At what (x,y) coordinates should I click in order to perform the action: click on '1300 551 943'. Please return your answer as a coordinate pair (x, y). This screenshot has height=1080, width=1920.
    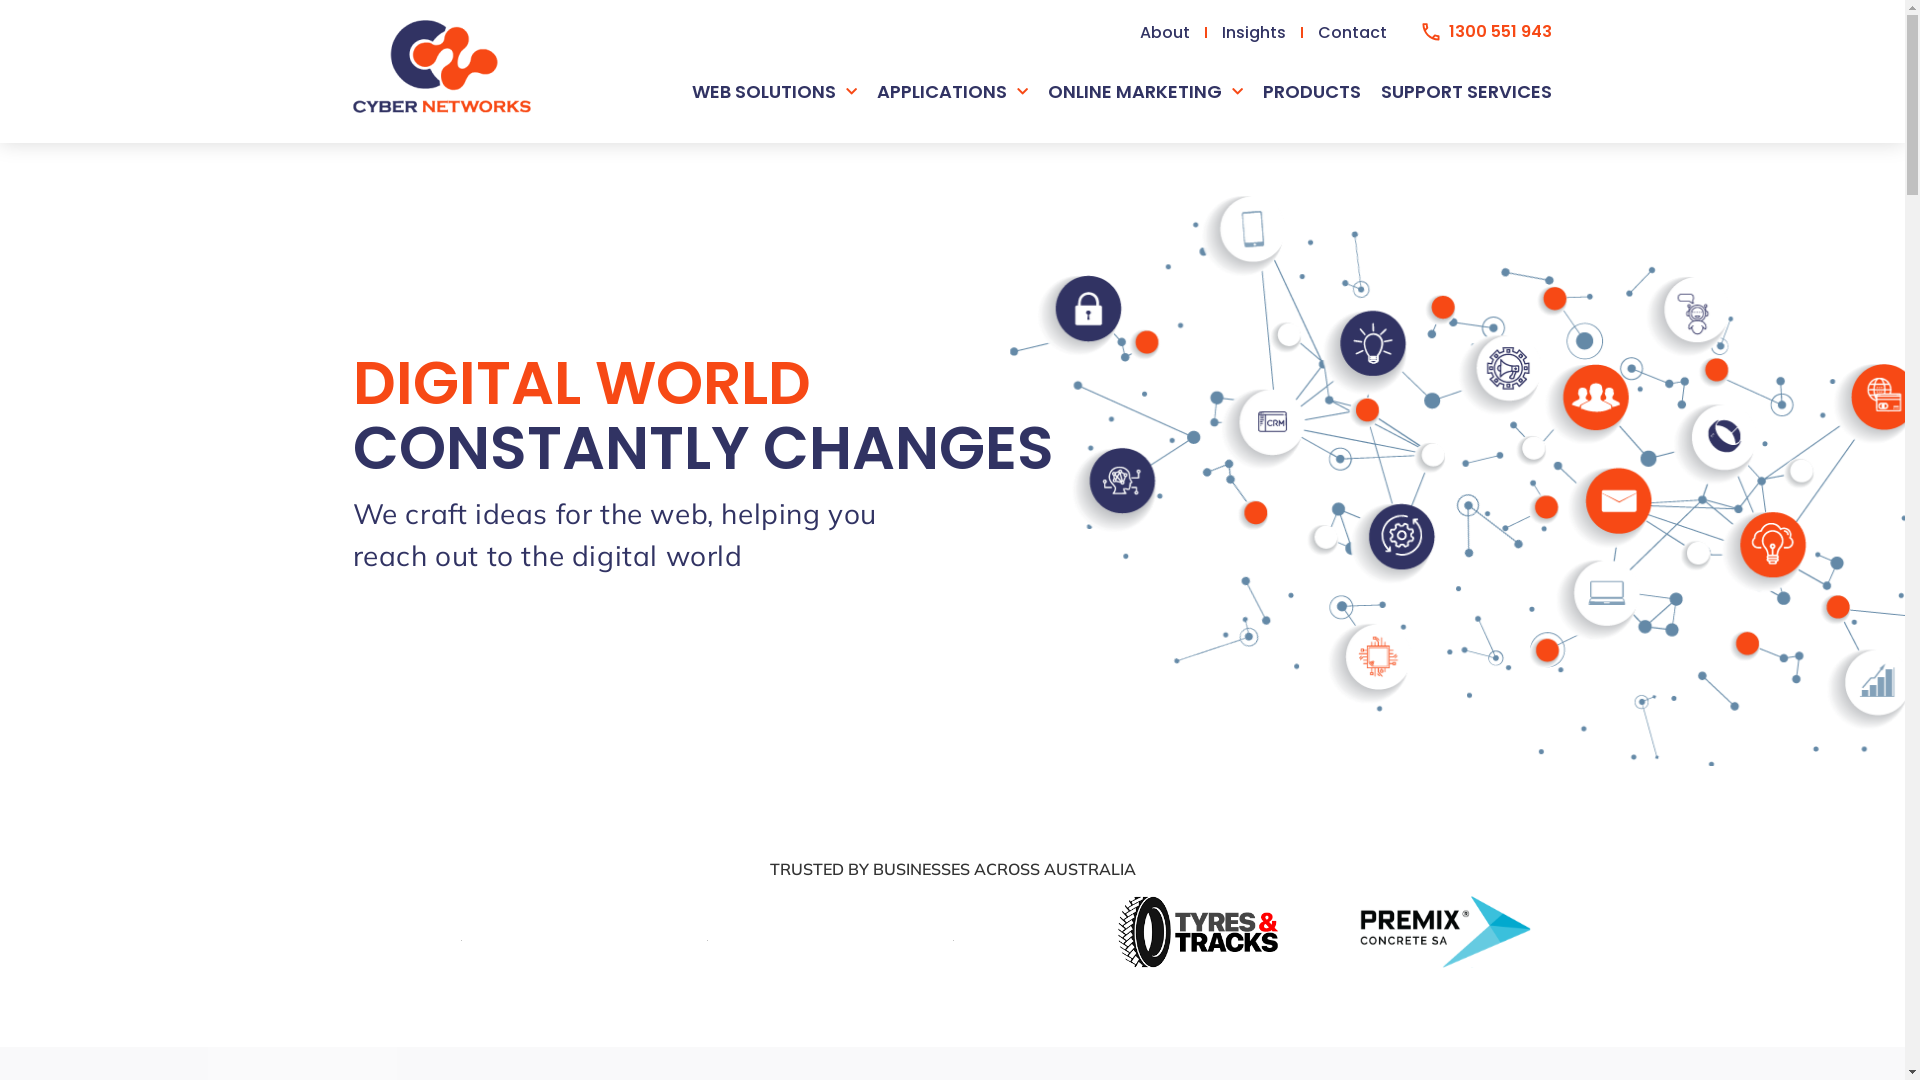
    Looking at the image, I should click on (1420, 31).